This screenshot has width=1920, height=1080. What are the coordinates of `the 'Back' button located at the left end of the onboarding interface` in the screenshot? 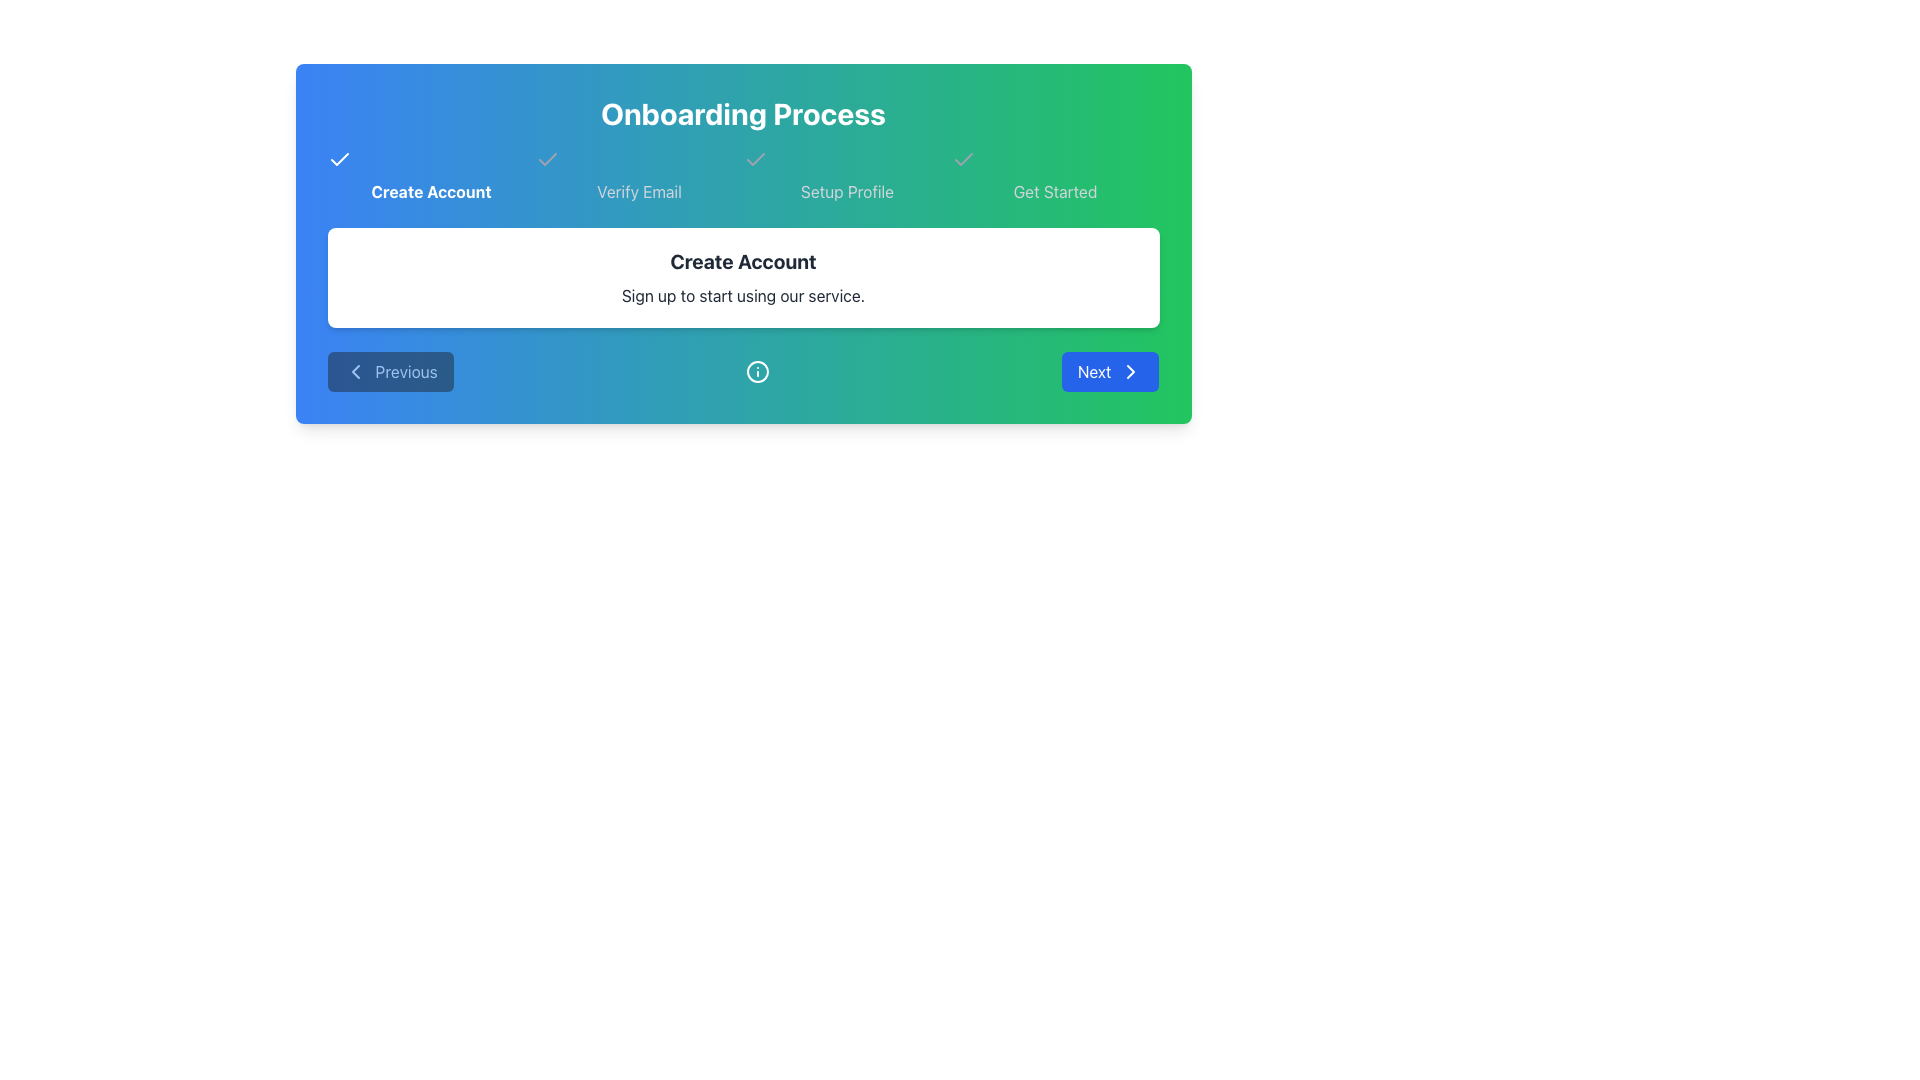 It's located at (390, 371).